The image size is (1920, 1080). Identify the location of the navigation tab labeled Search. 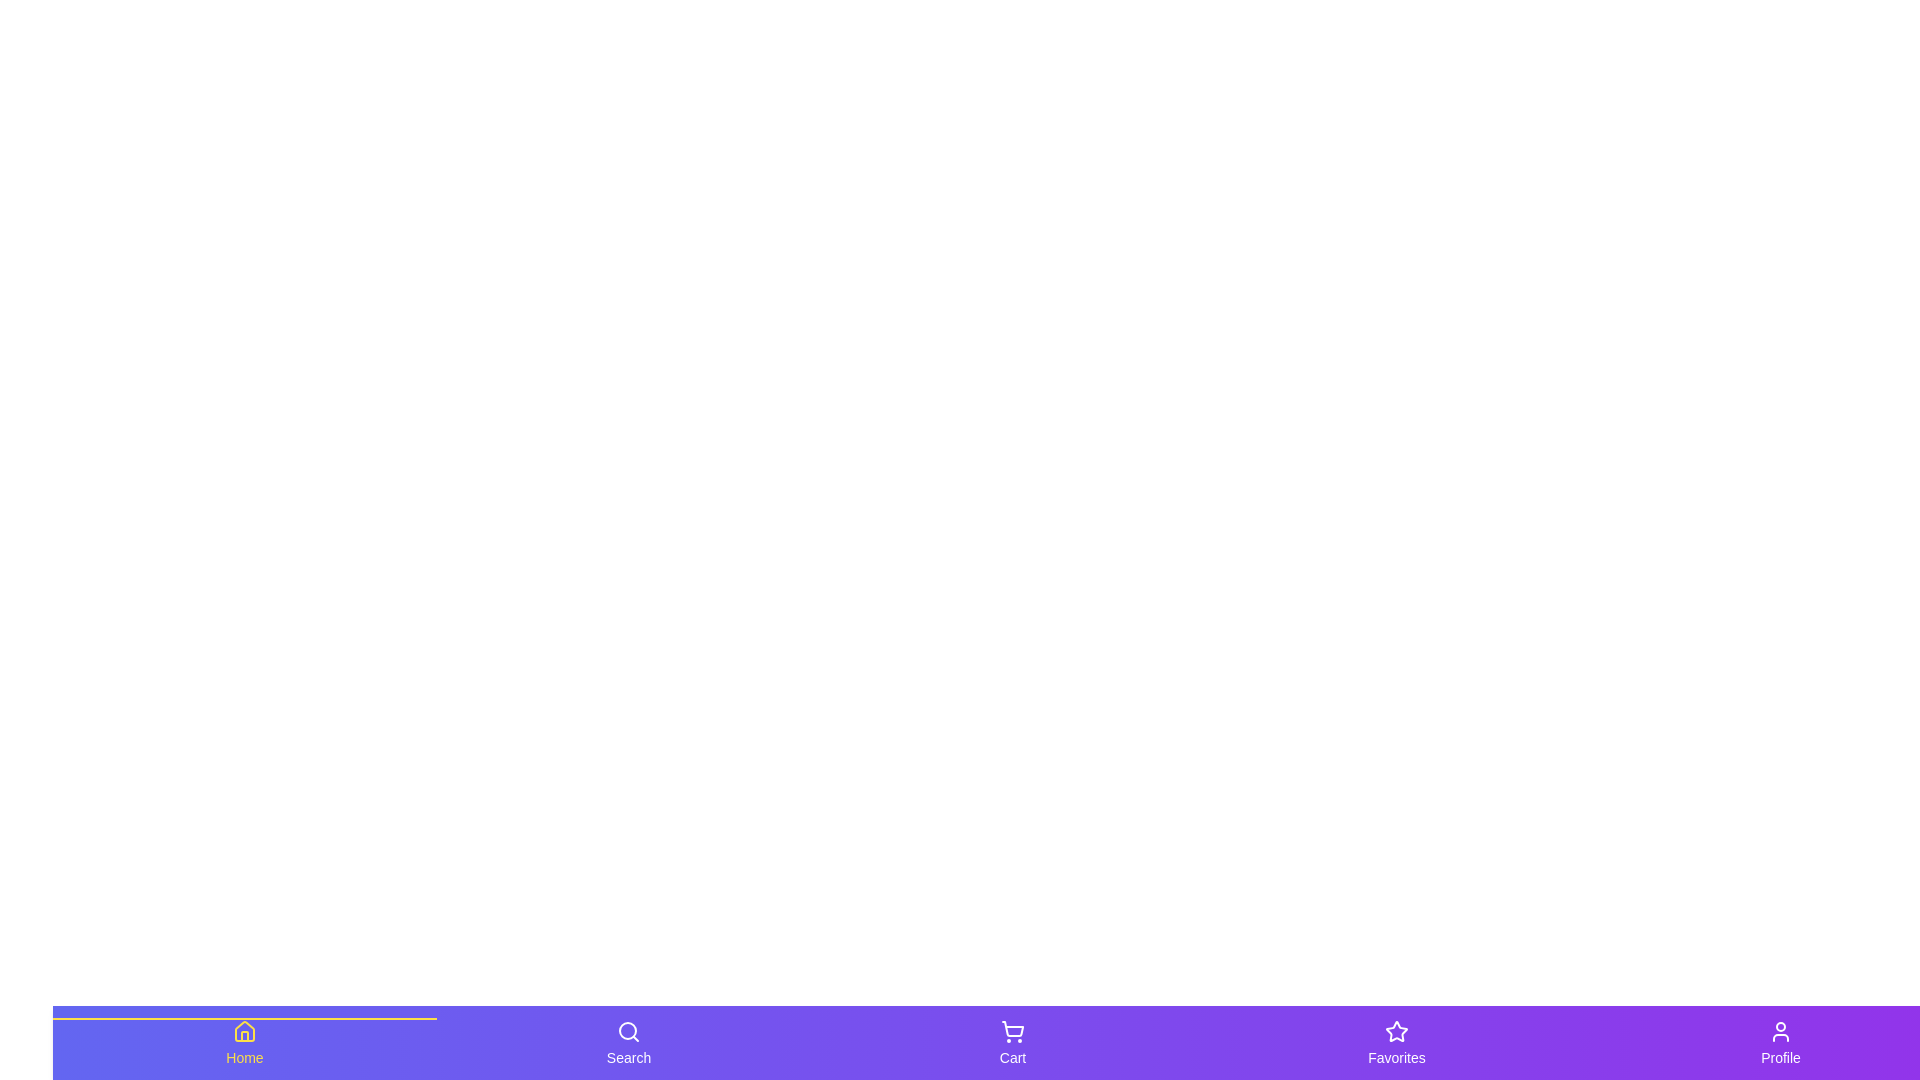
(627, 1041).